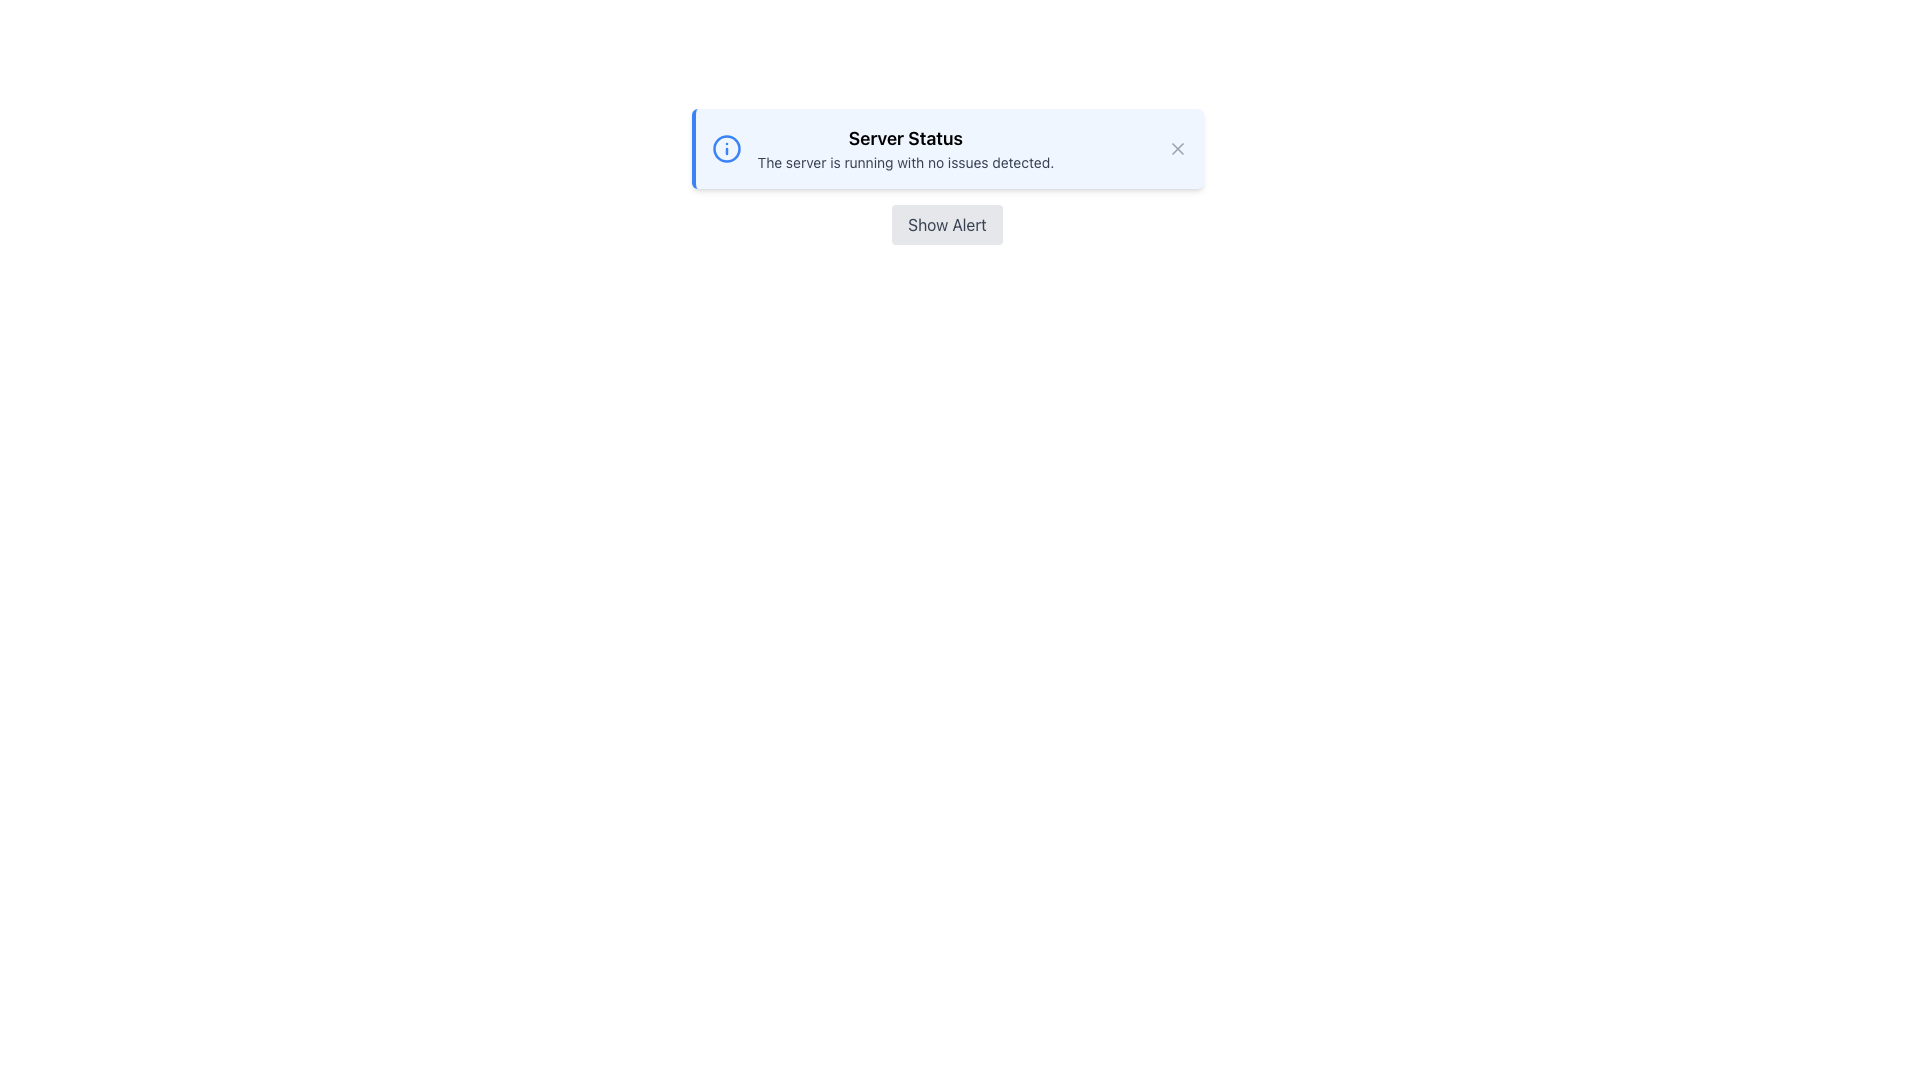  What do you see at coordinates (946, 224) in the screenshot?
I see `the button located below the 'Server Status' notification panel to observe a styling change` at bounding box center [946, 224].